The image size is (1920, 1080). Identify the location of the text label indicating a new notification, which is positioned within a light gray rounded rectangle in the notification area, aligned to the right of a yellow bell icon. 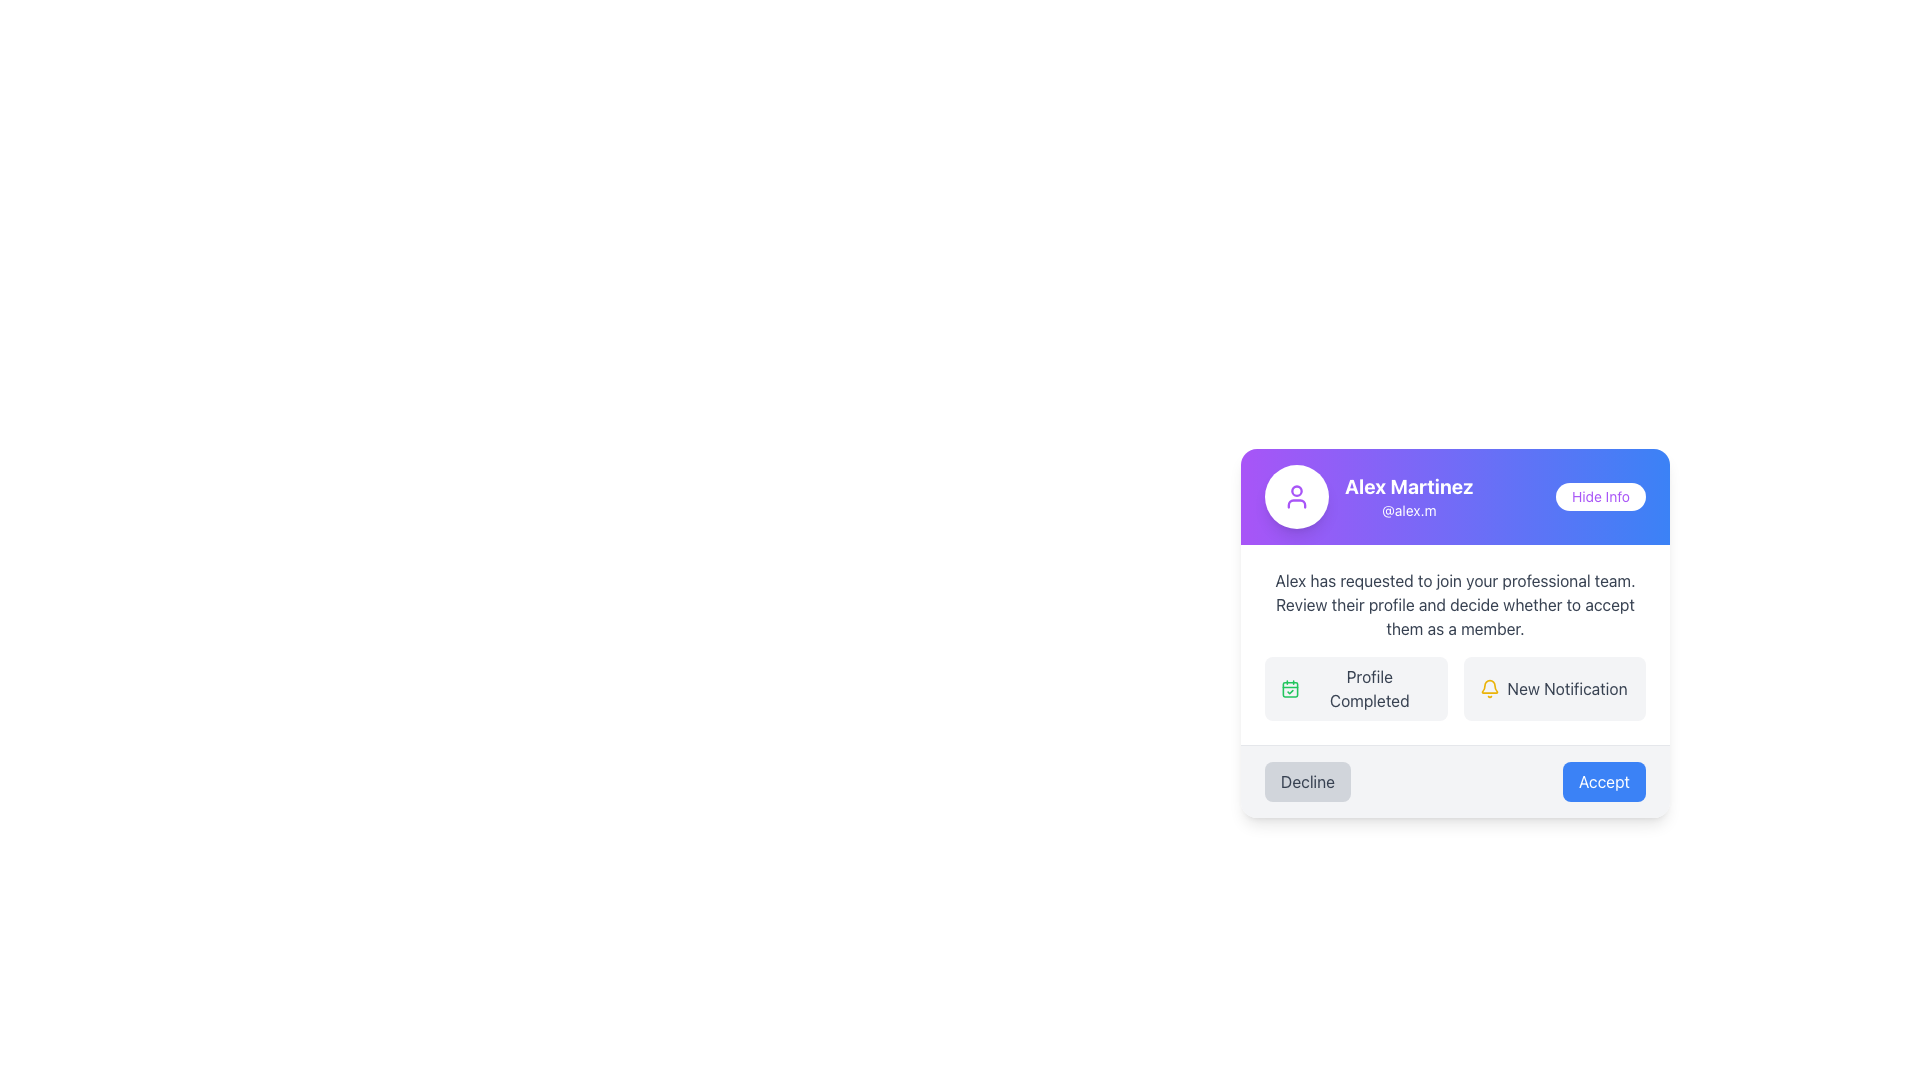
(1566, 688).